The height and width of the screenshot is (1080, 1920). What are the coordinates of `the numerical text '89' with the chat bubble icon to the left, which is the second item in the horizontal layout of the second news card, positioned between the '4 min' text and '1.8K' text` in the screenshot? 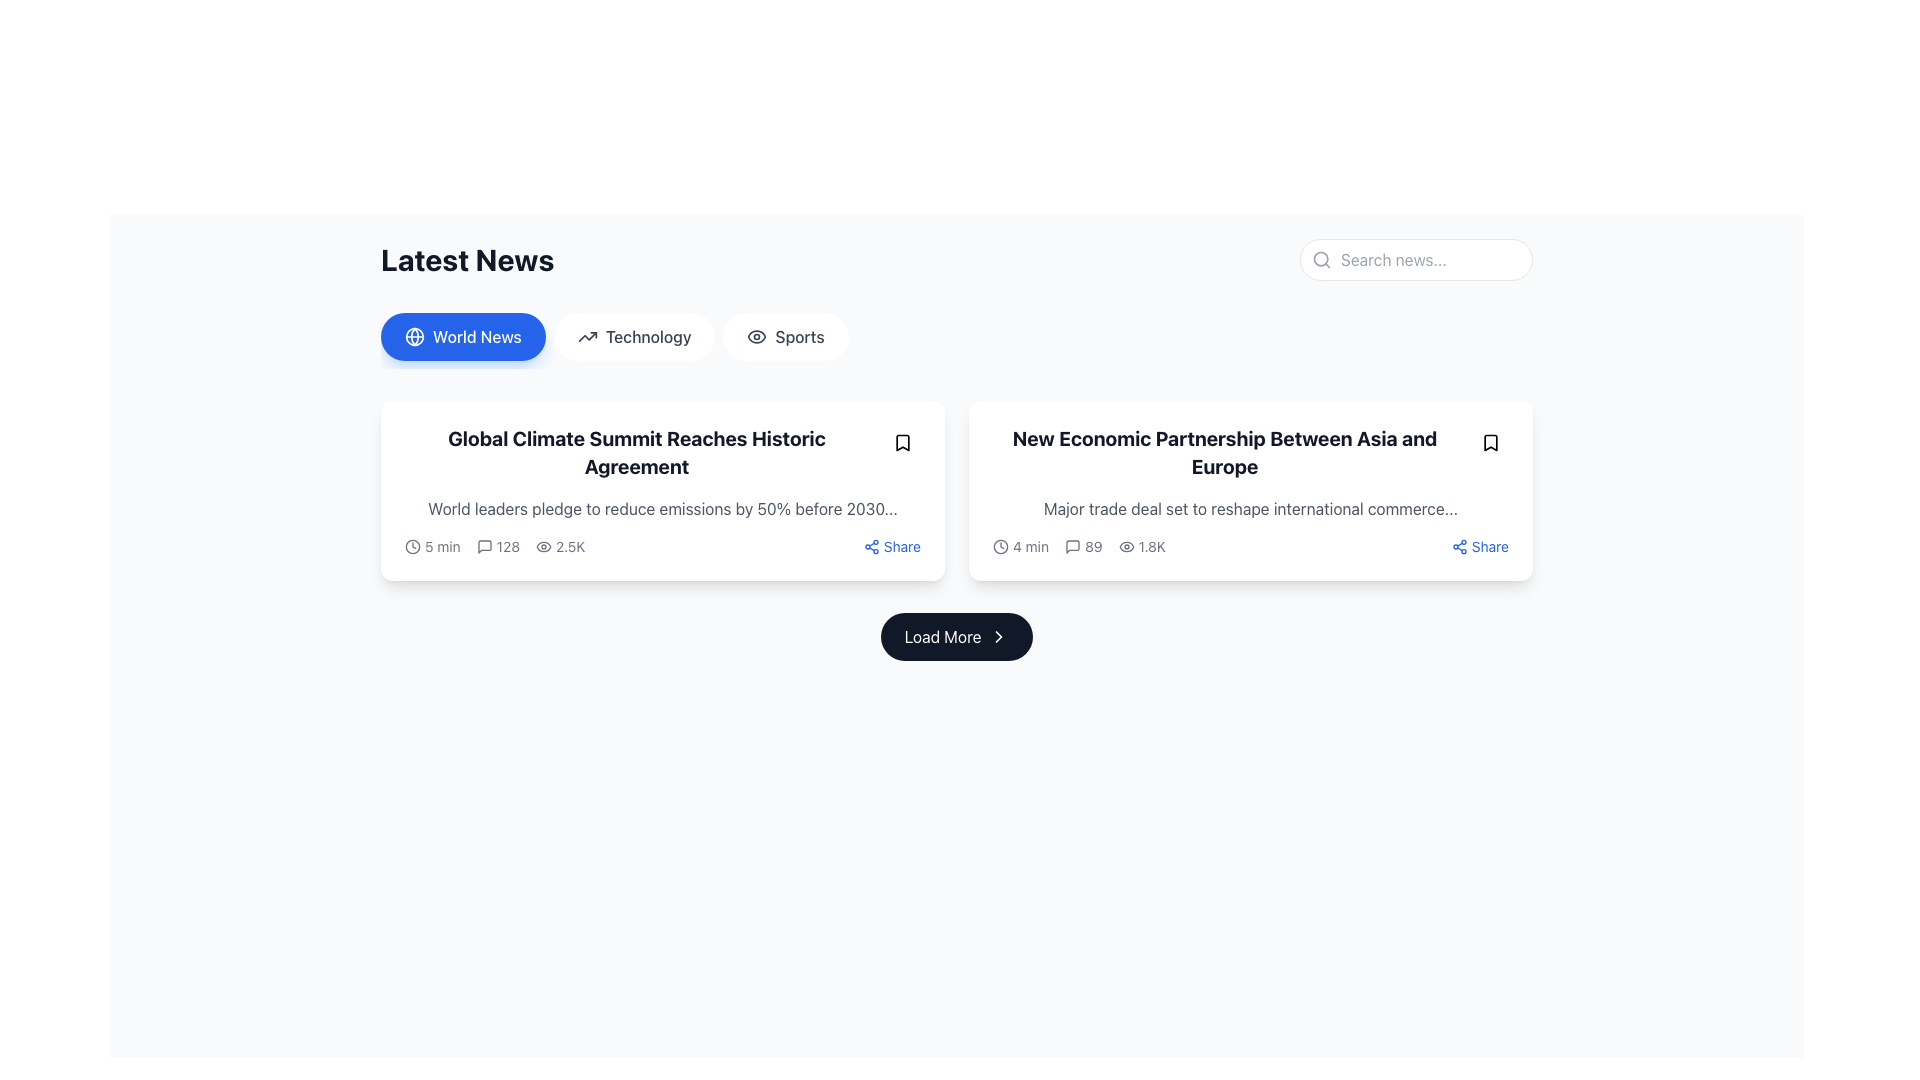 It's located at (1082, 547).